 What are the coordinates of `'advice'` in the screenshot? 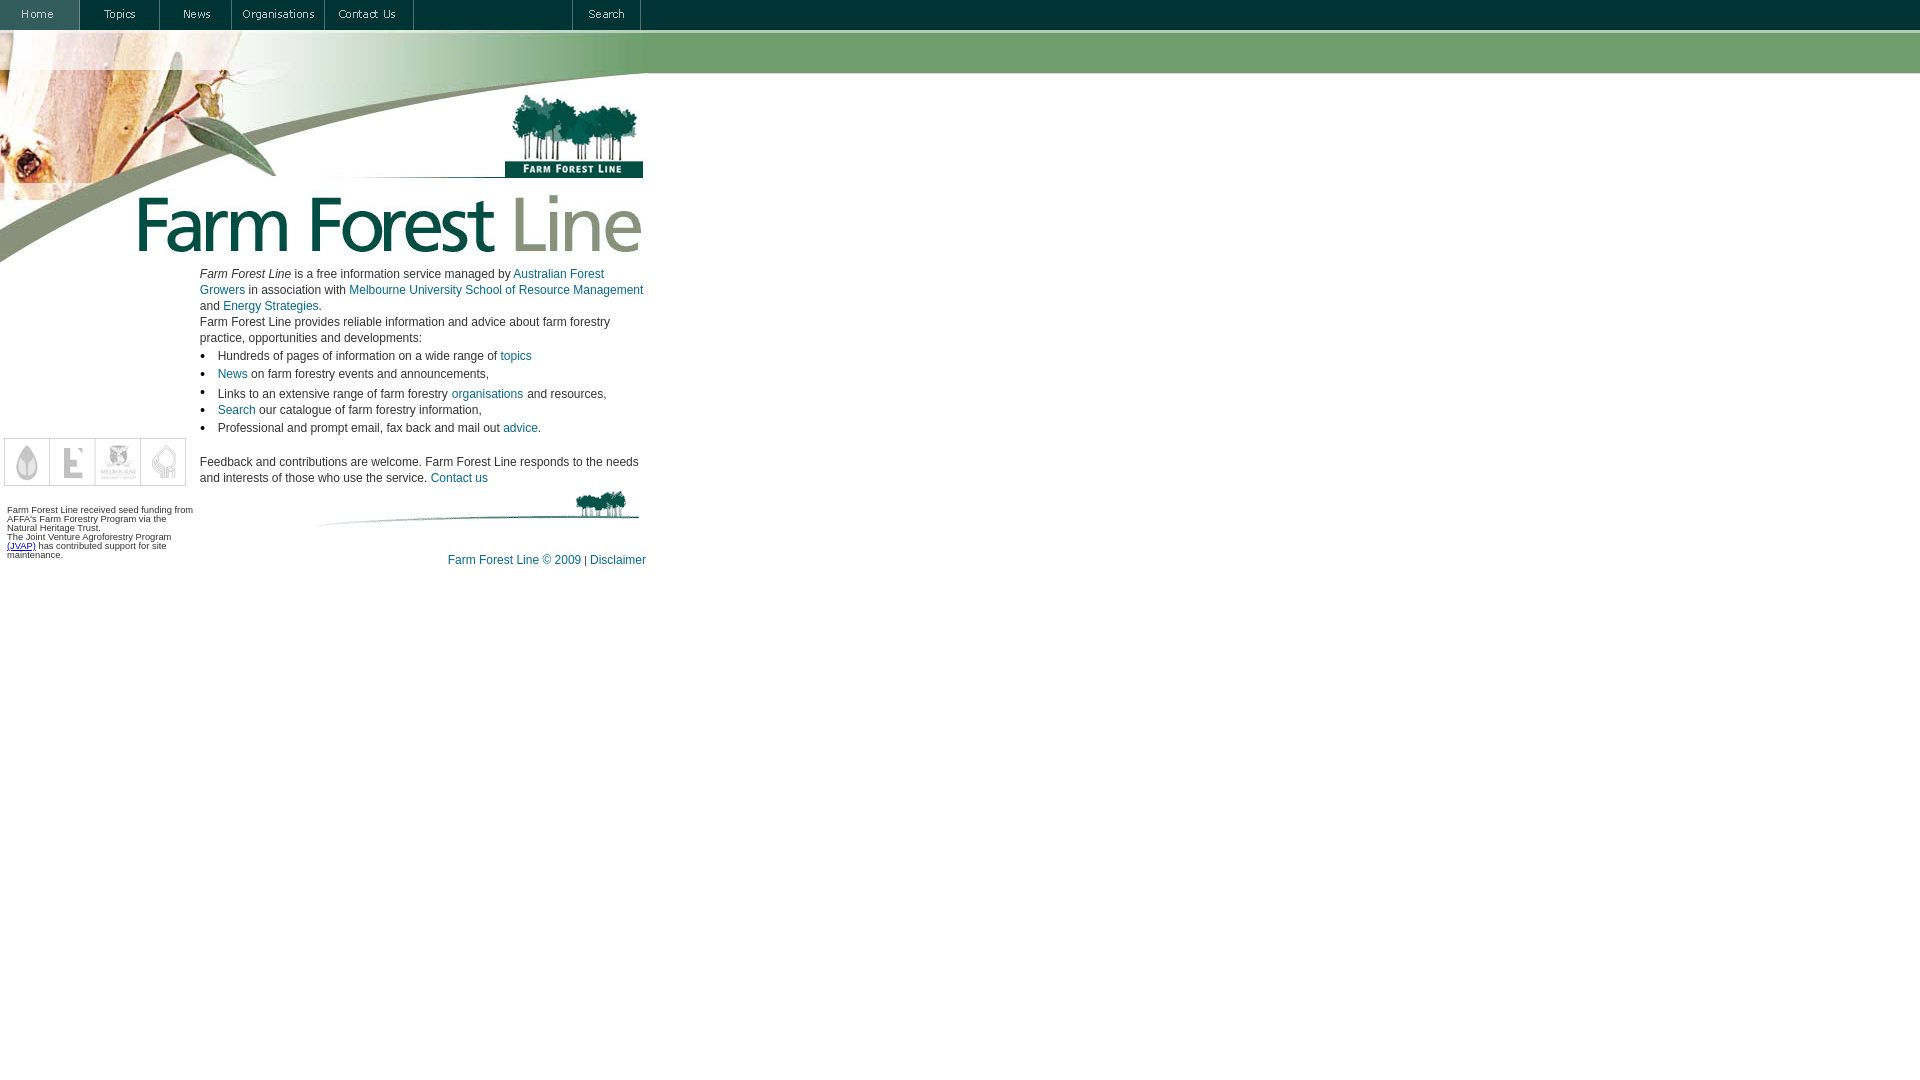 It's located at (520, 427).